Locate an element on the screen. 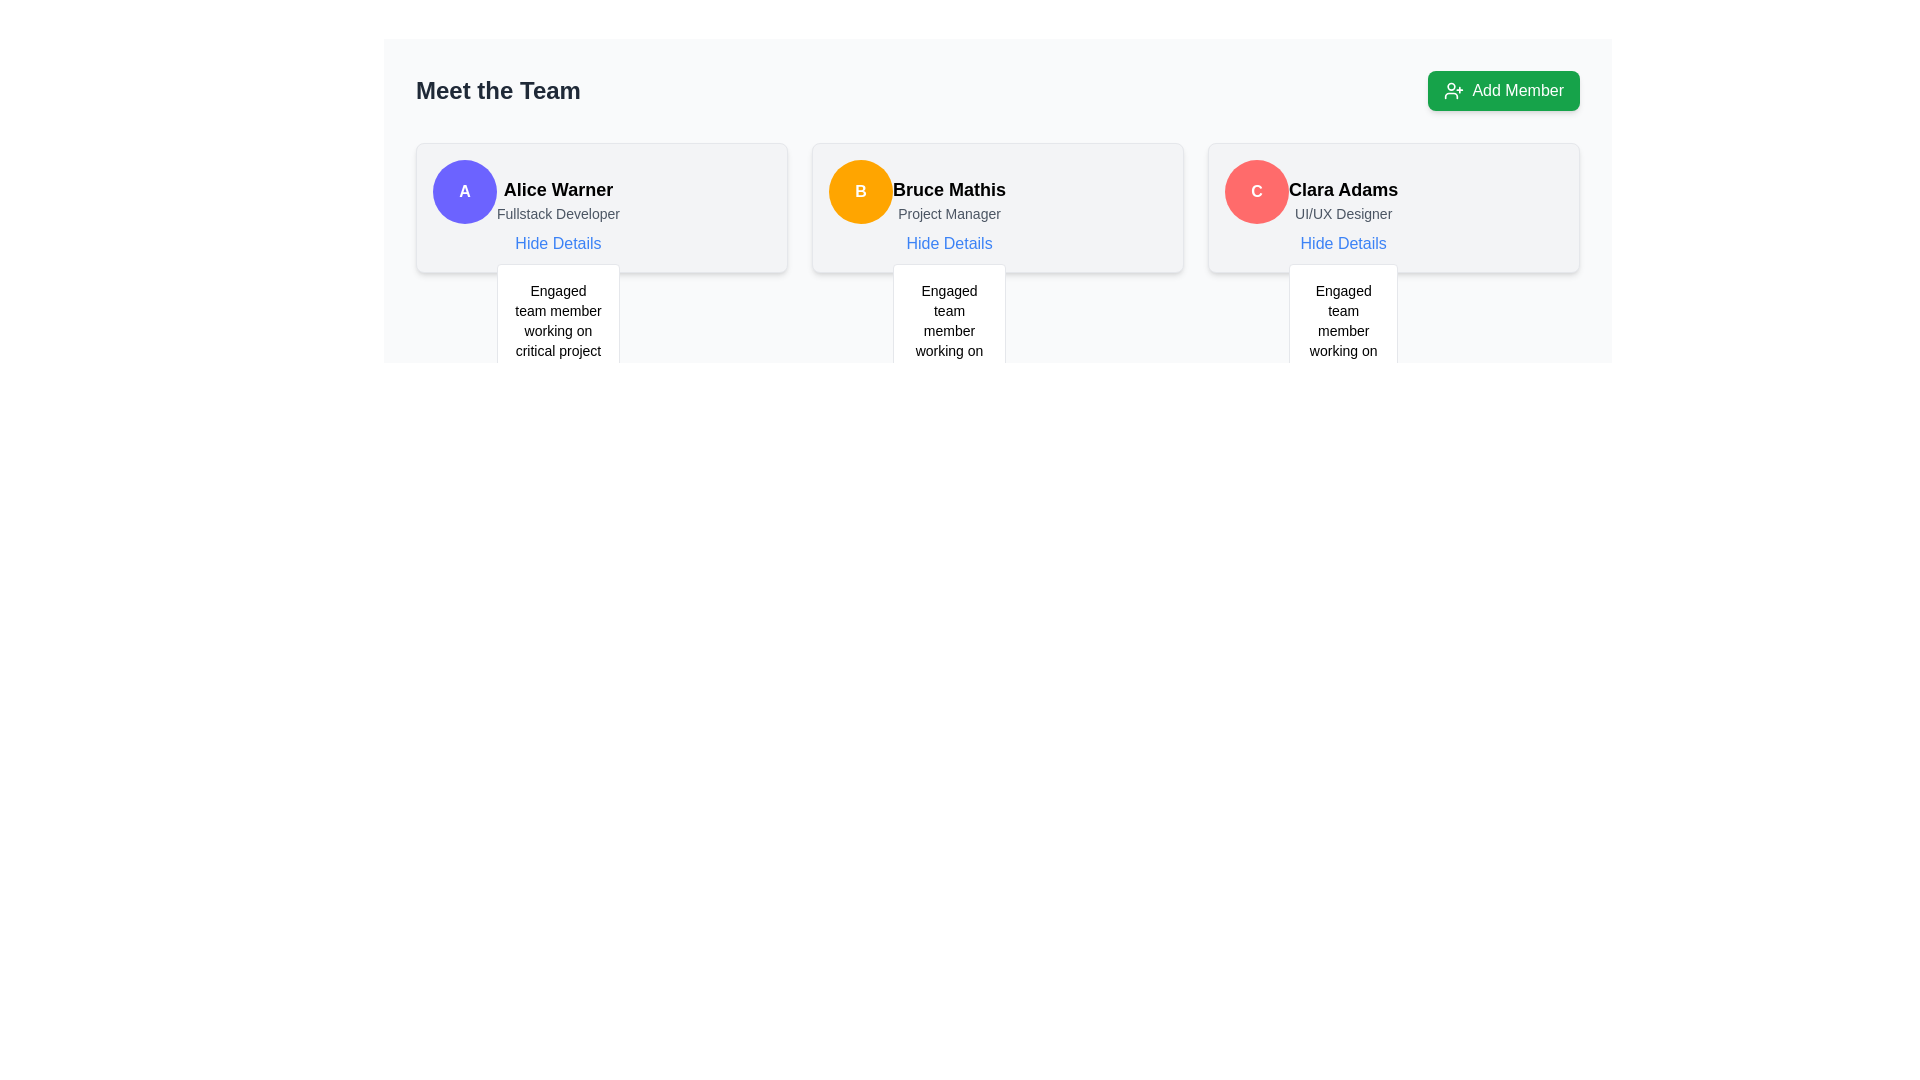 This screenshot has width=1920, height=1080. the text heading displaying 'Alice Warner', which is bold and centrally aligned at the top of its card is located at coordinates (558, 189).